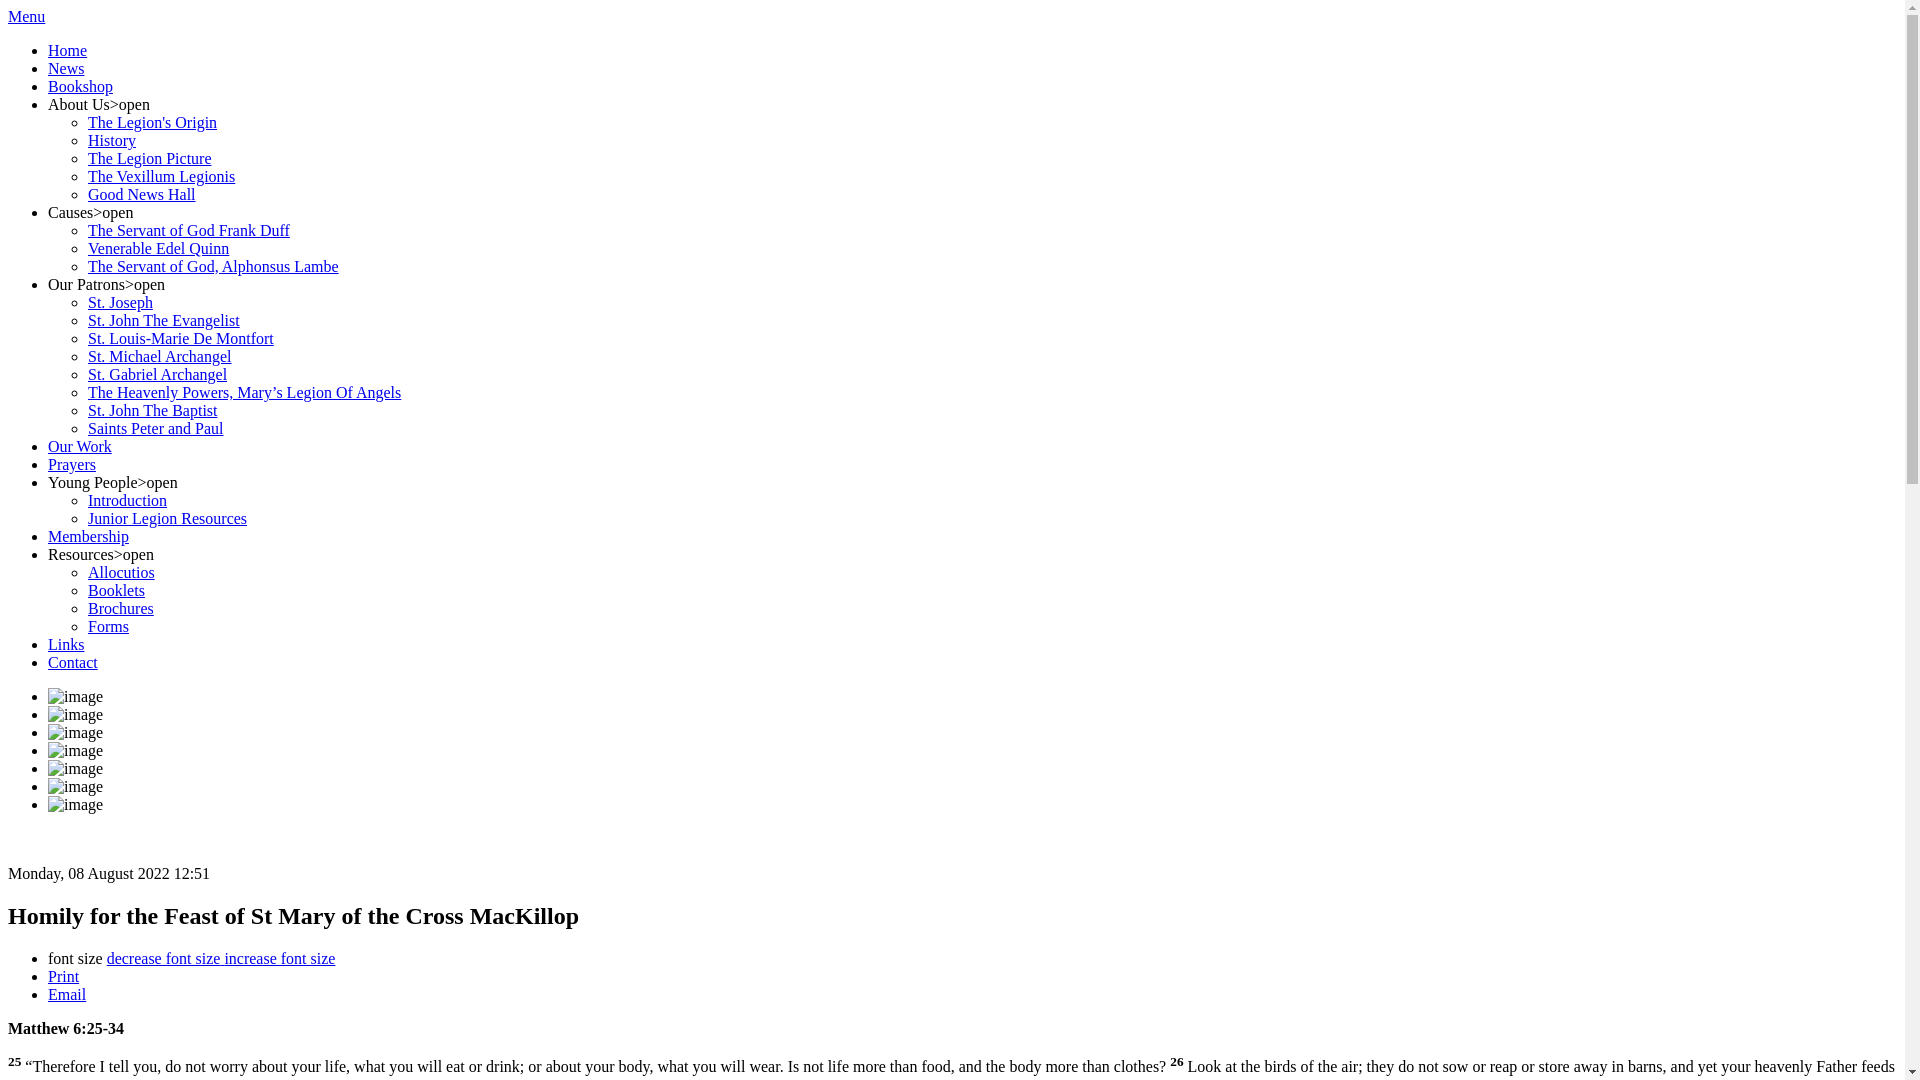  What do you see at coordinates (75, 732) in the screenshot?
I see `'image'` at bounding box center [75, 732].